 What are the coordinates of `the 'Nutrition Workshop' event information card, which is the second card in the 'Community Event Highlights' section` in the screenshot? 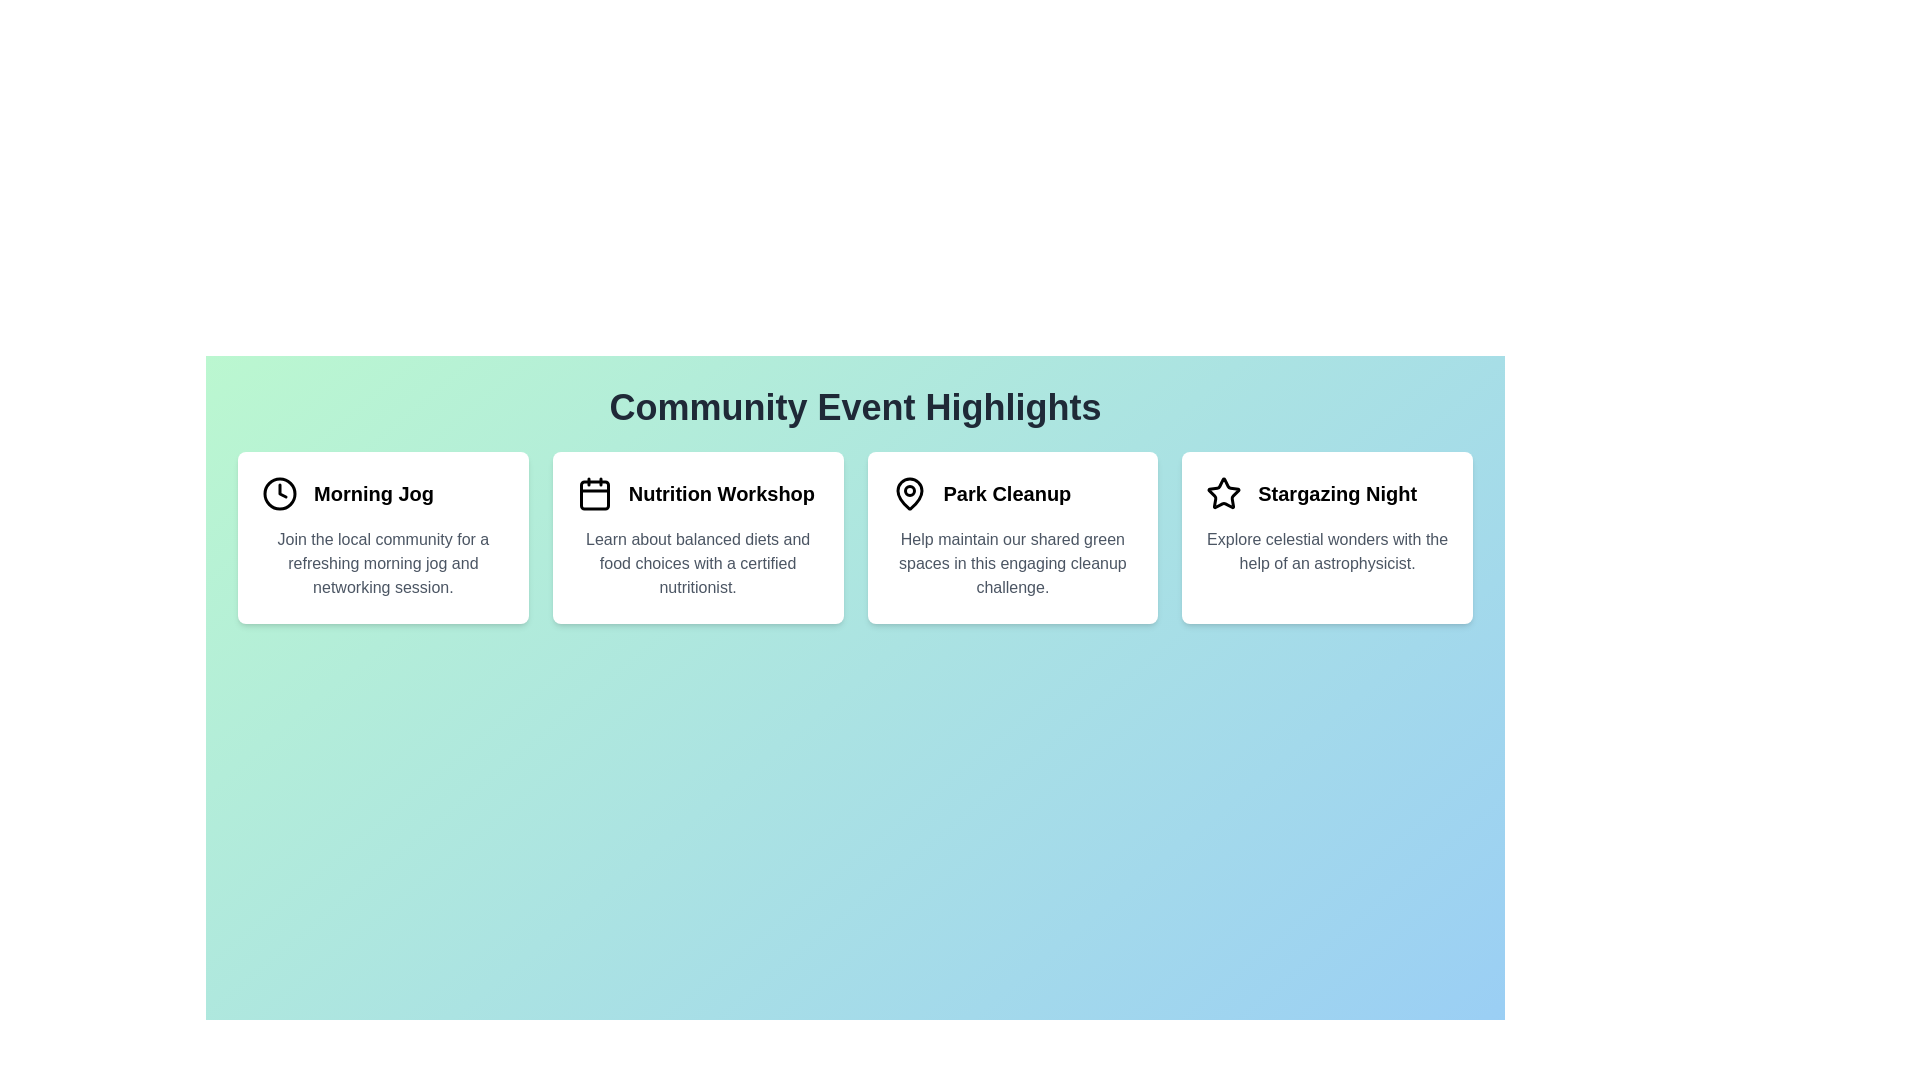 It's located at (698, 536).